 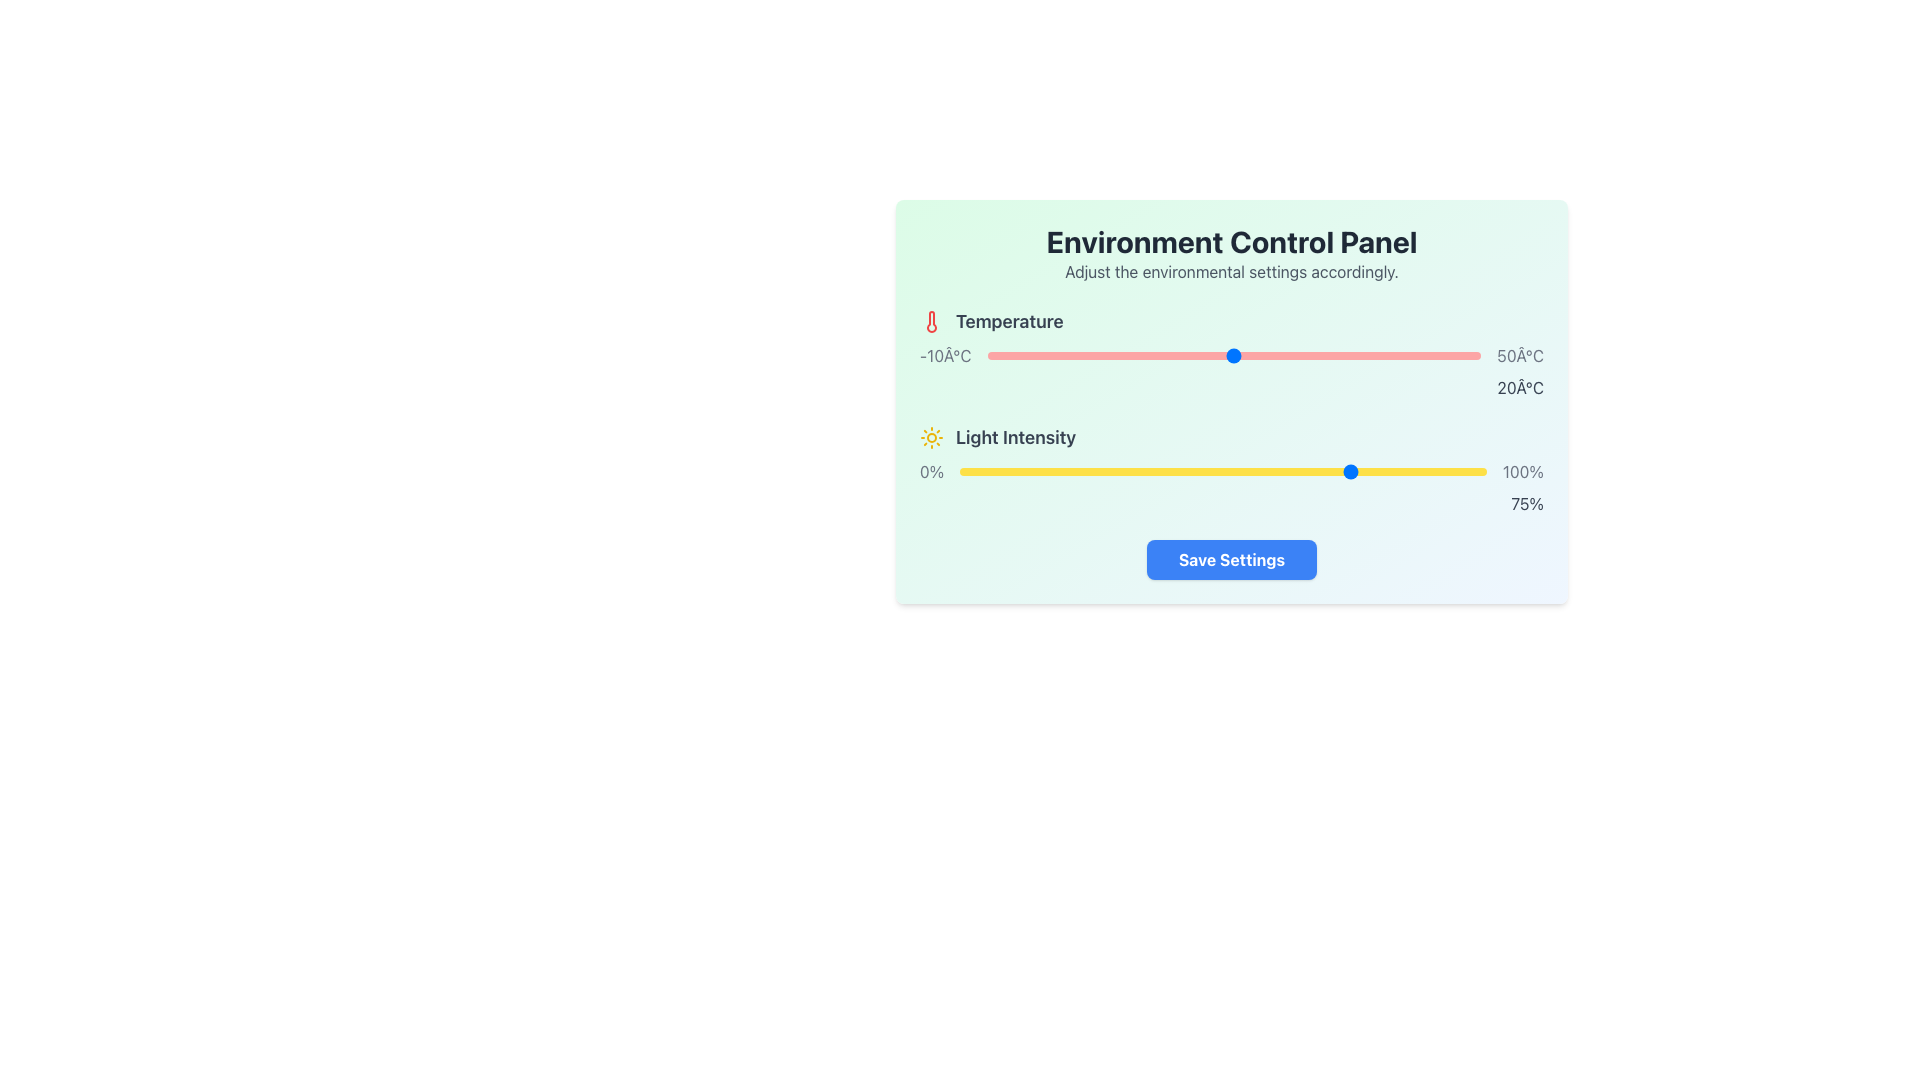 What do you see at coordinates (1364, 471) in the screenshot?
I see `the light intensity` at bounding box center [1364, 471].